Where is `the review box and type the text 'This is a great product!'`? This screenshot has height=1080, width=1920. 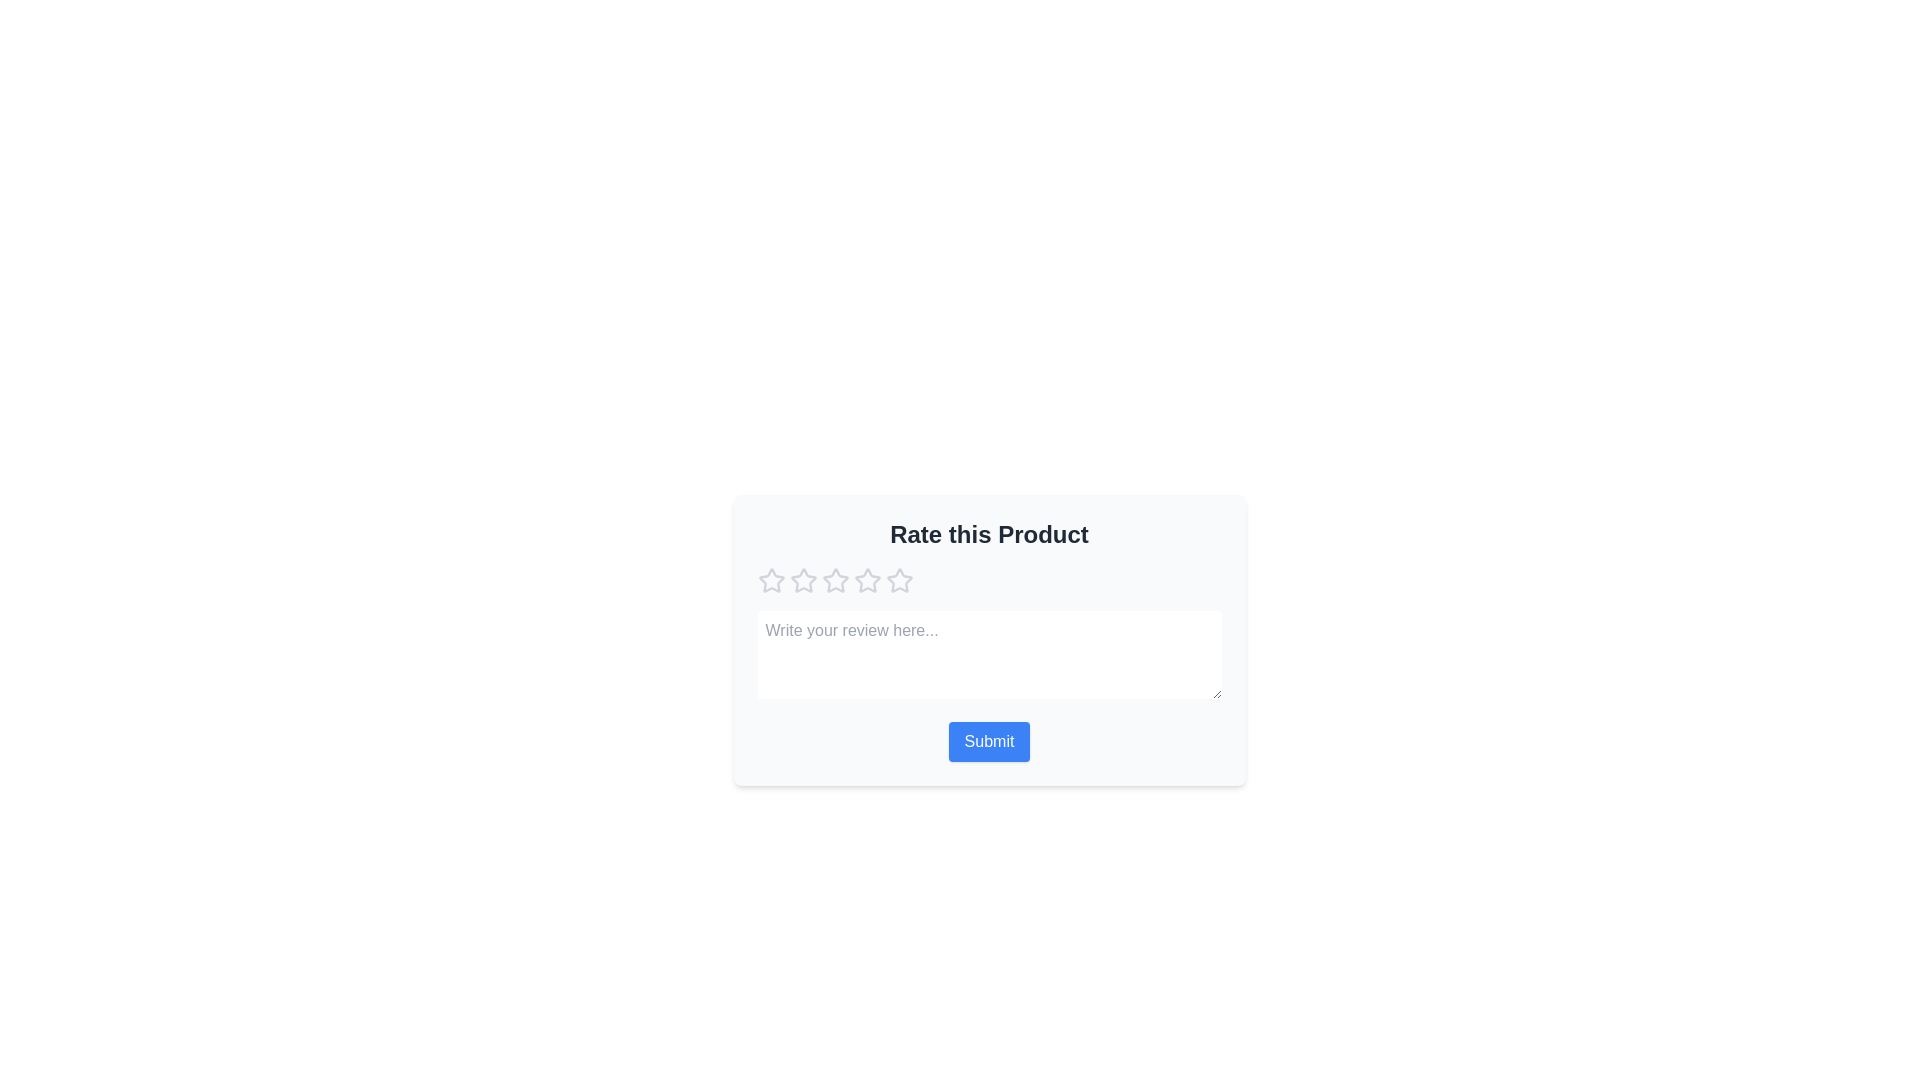 the review box and type the text 'This is a great product!' is located at coordinates (989, 655).